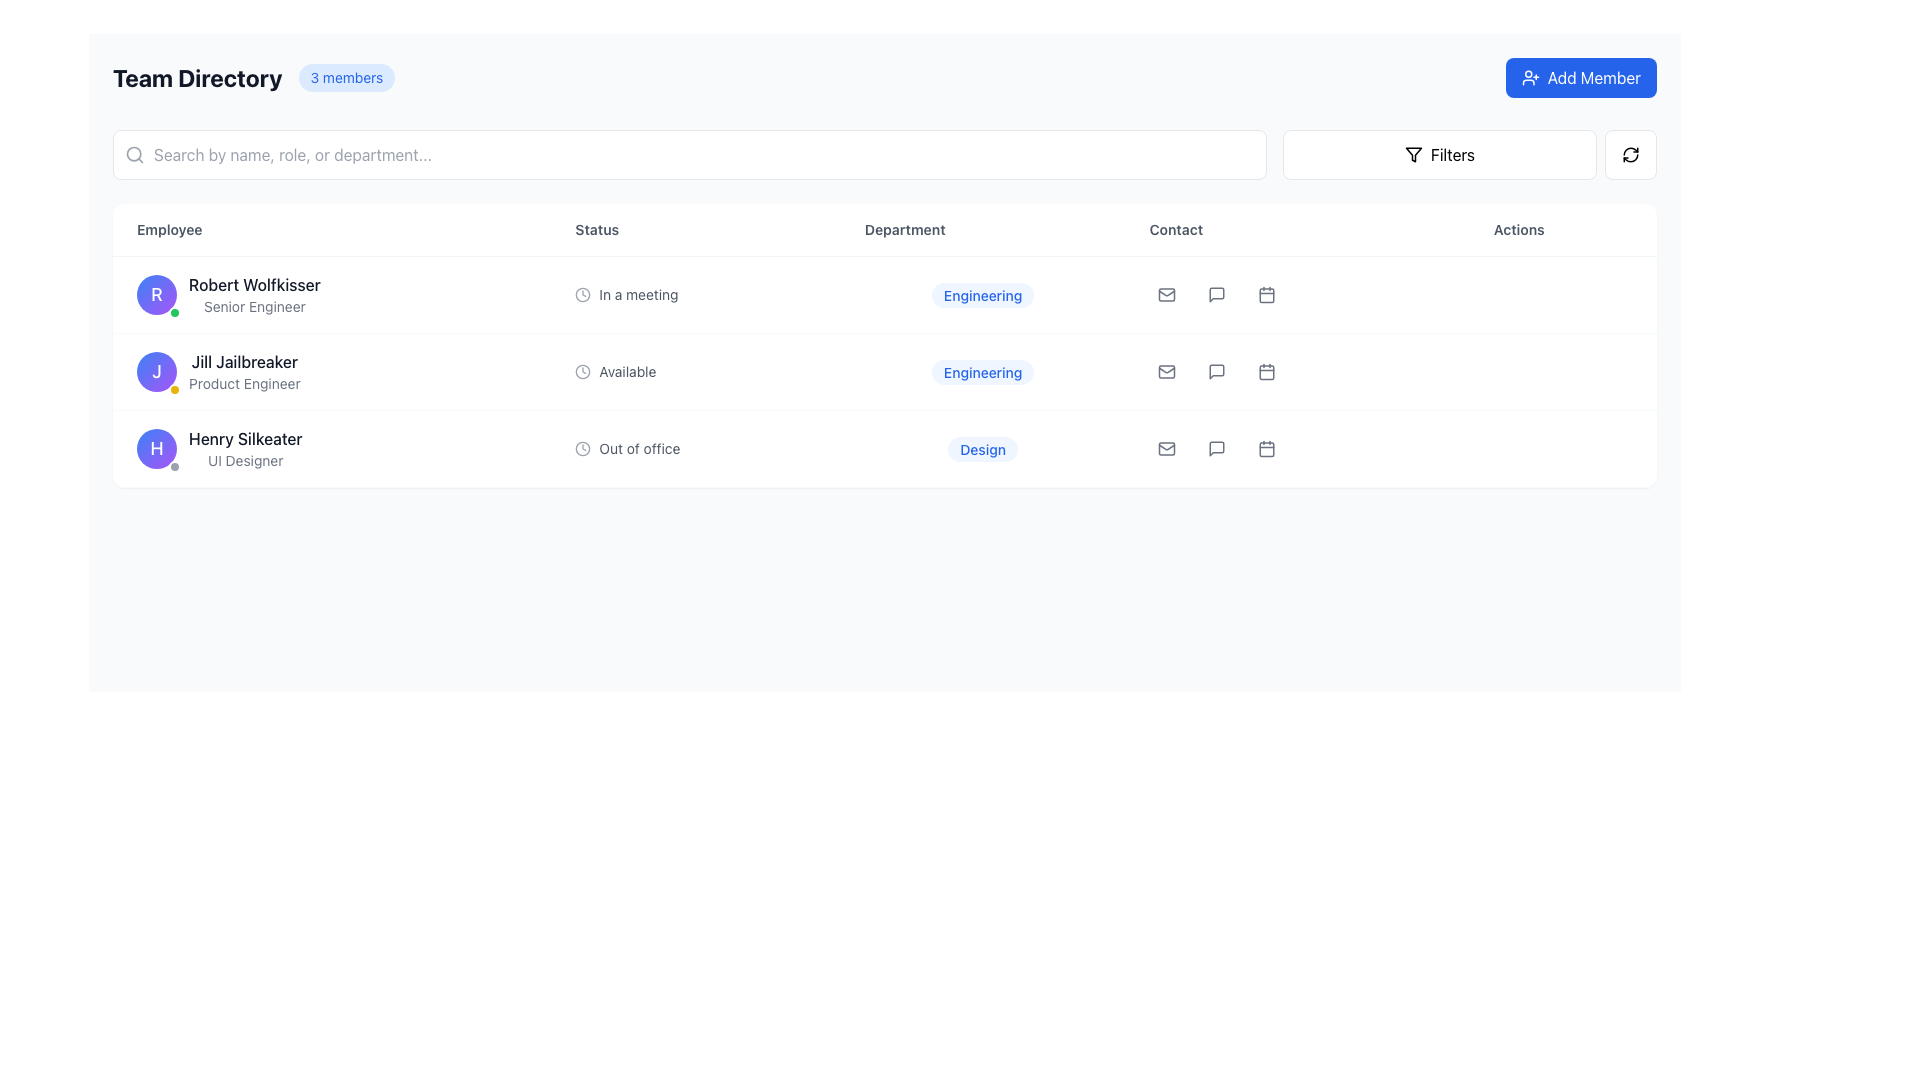  I want to click on the Icon Button, so click(1265, 371).